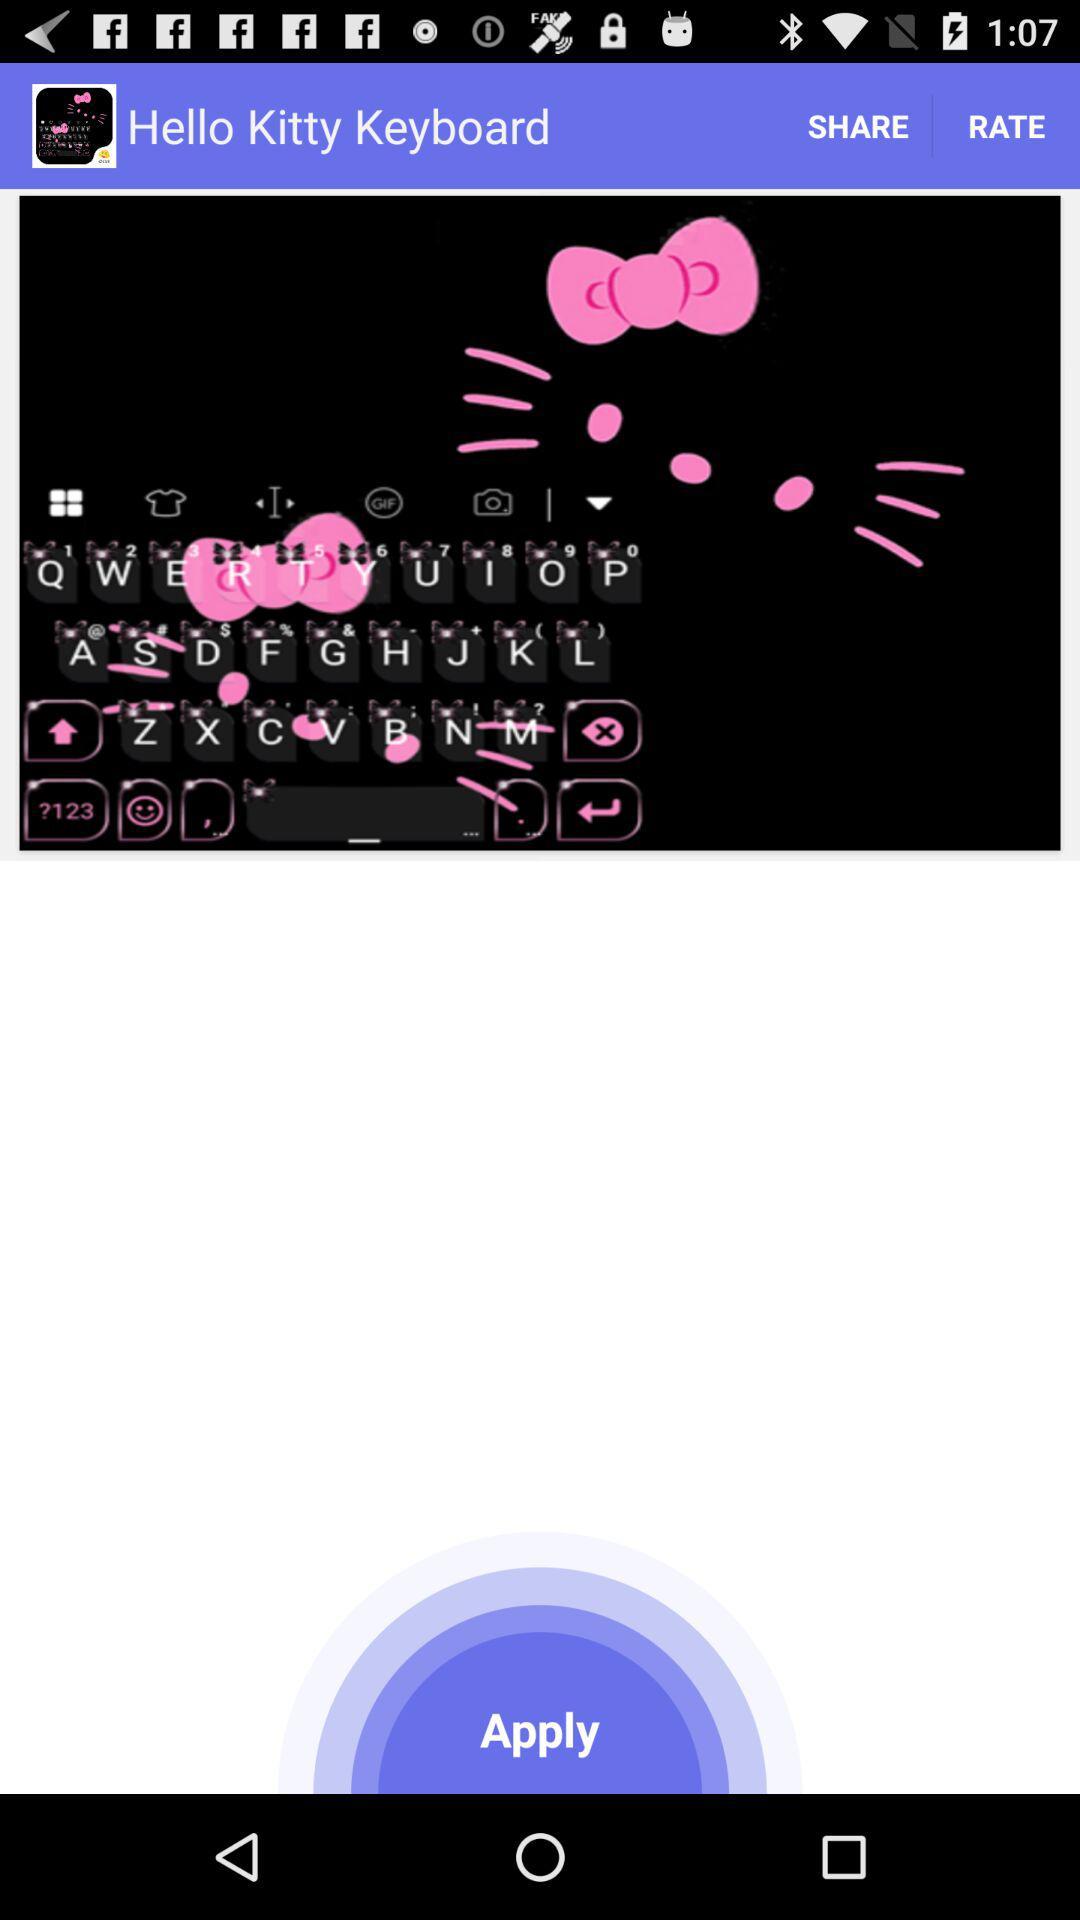  Describe the element at coordinates (1006, 124) in the screenshot. I see `the rate` at that location.